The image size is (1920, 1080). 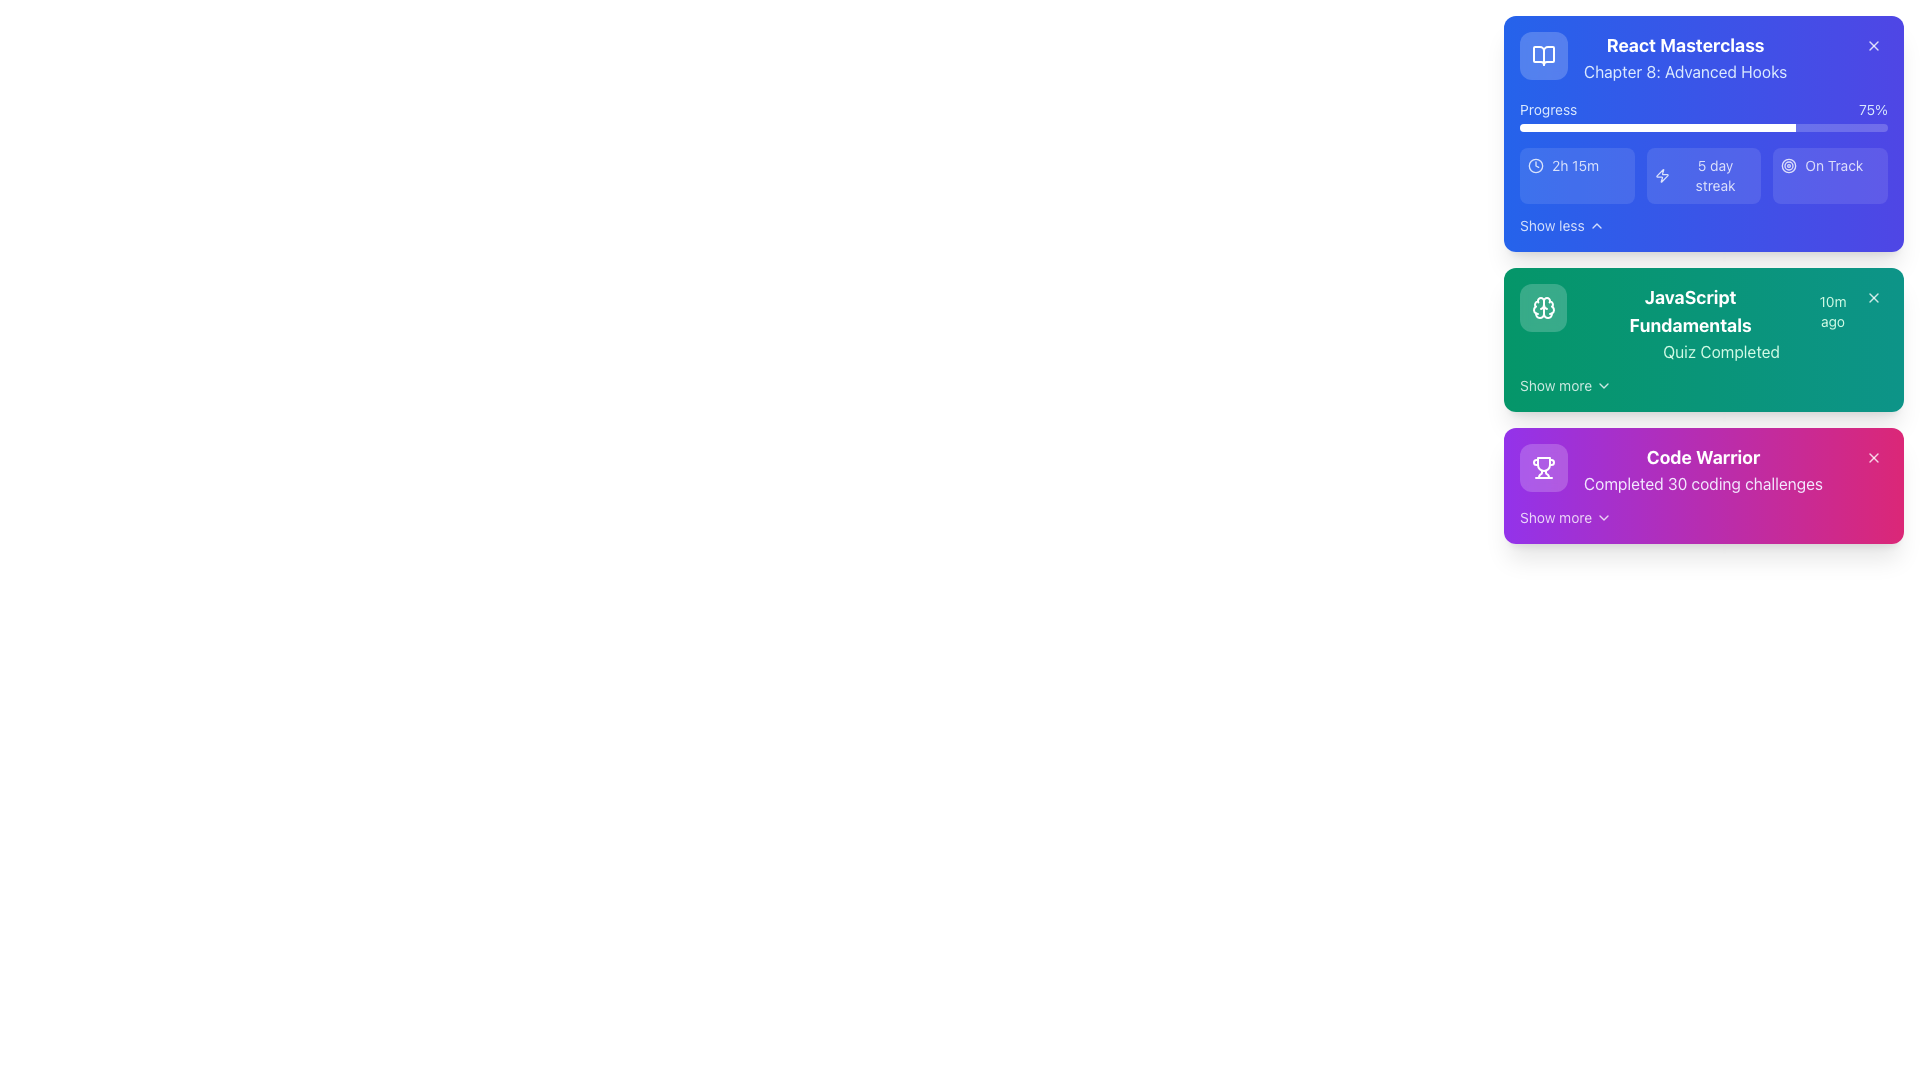 I want to click on the text label displaying '5 day streak' which is centrally aligned within the 'React Masterclass' card, so click(x=1714, y=175).